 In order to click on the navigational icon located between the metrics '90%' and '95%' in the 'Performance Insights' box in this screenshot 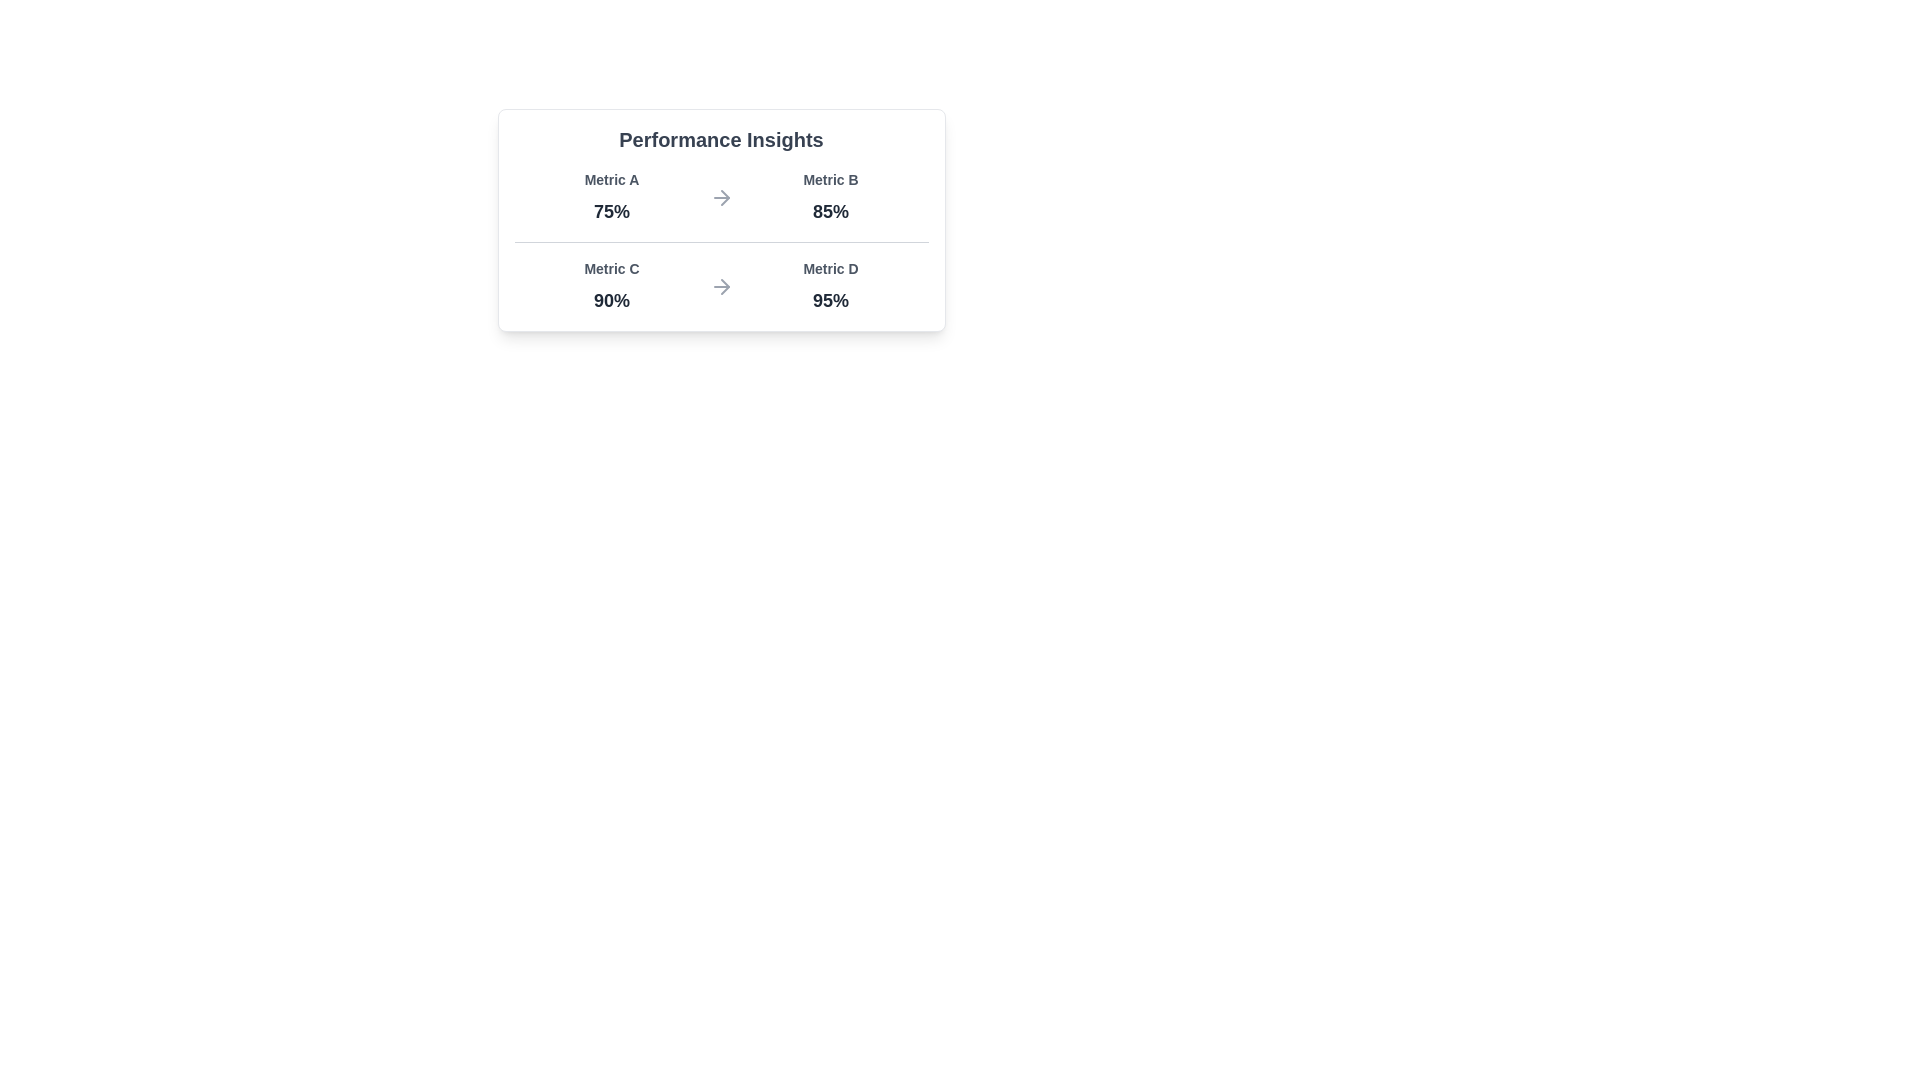, I will do `click(720, 286)`.